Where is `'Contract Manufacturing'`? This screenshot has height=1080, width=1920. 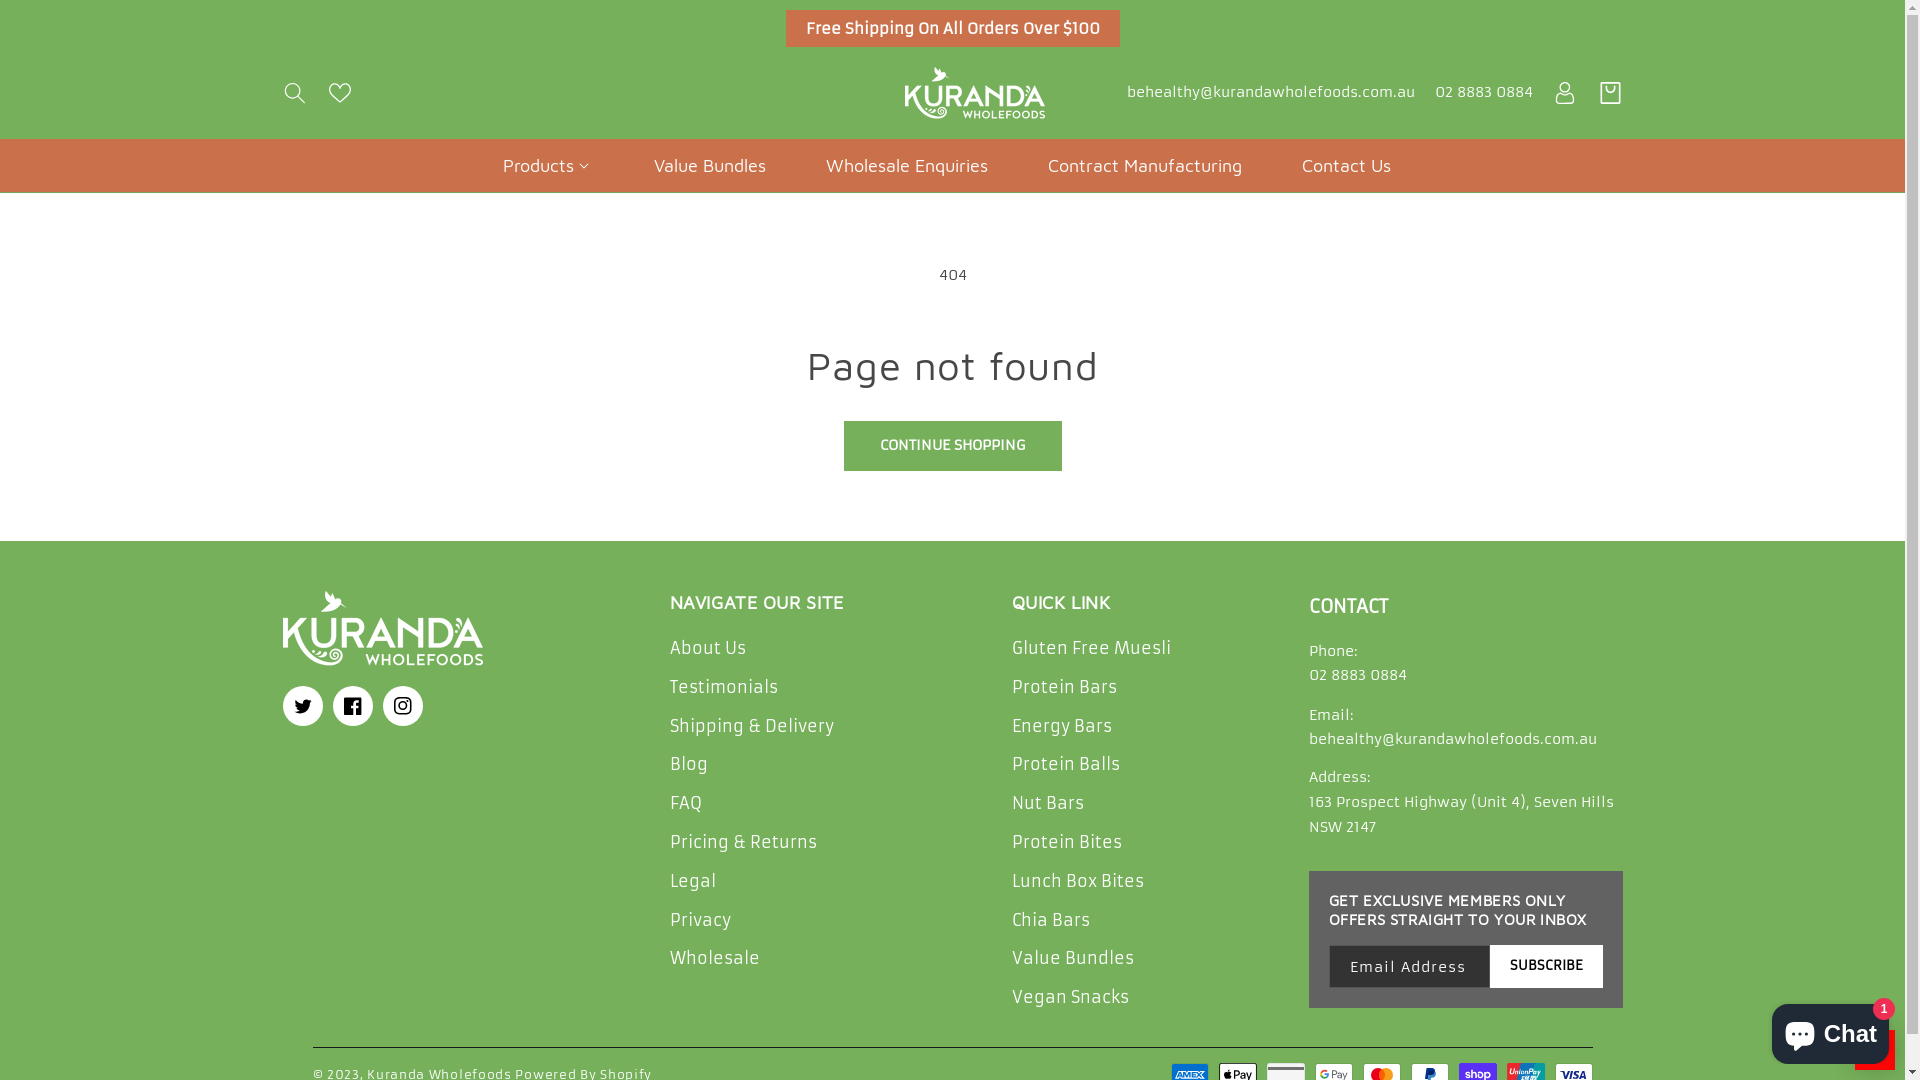 'Contract Manufacturing' is located at coordinates (1145, 164).